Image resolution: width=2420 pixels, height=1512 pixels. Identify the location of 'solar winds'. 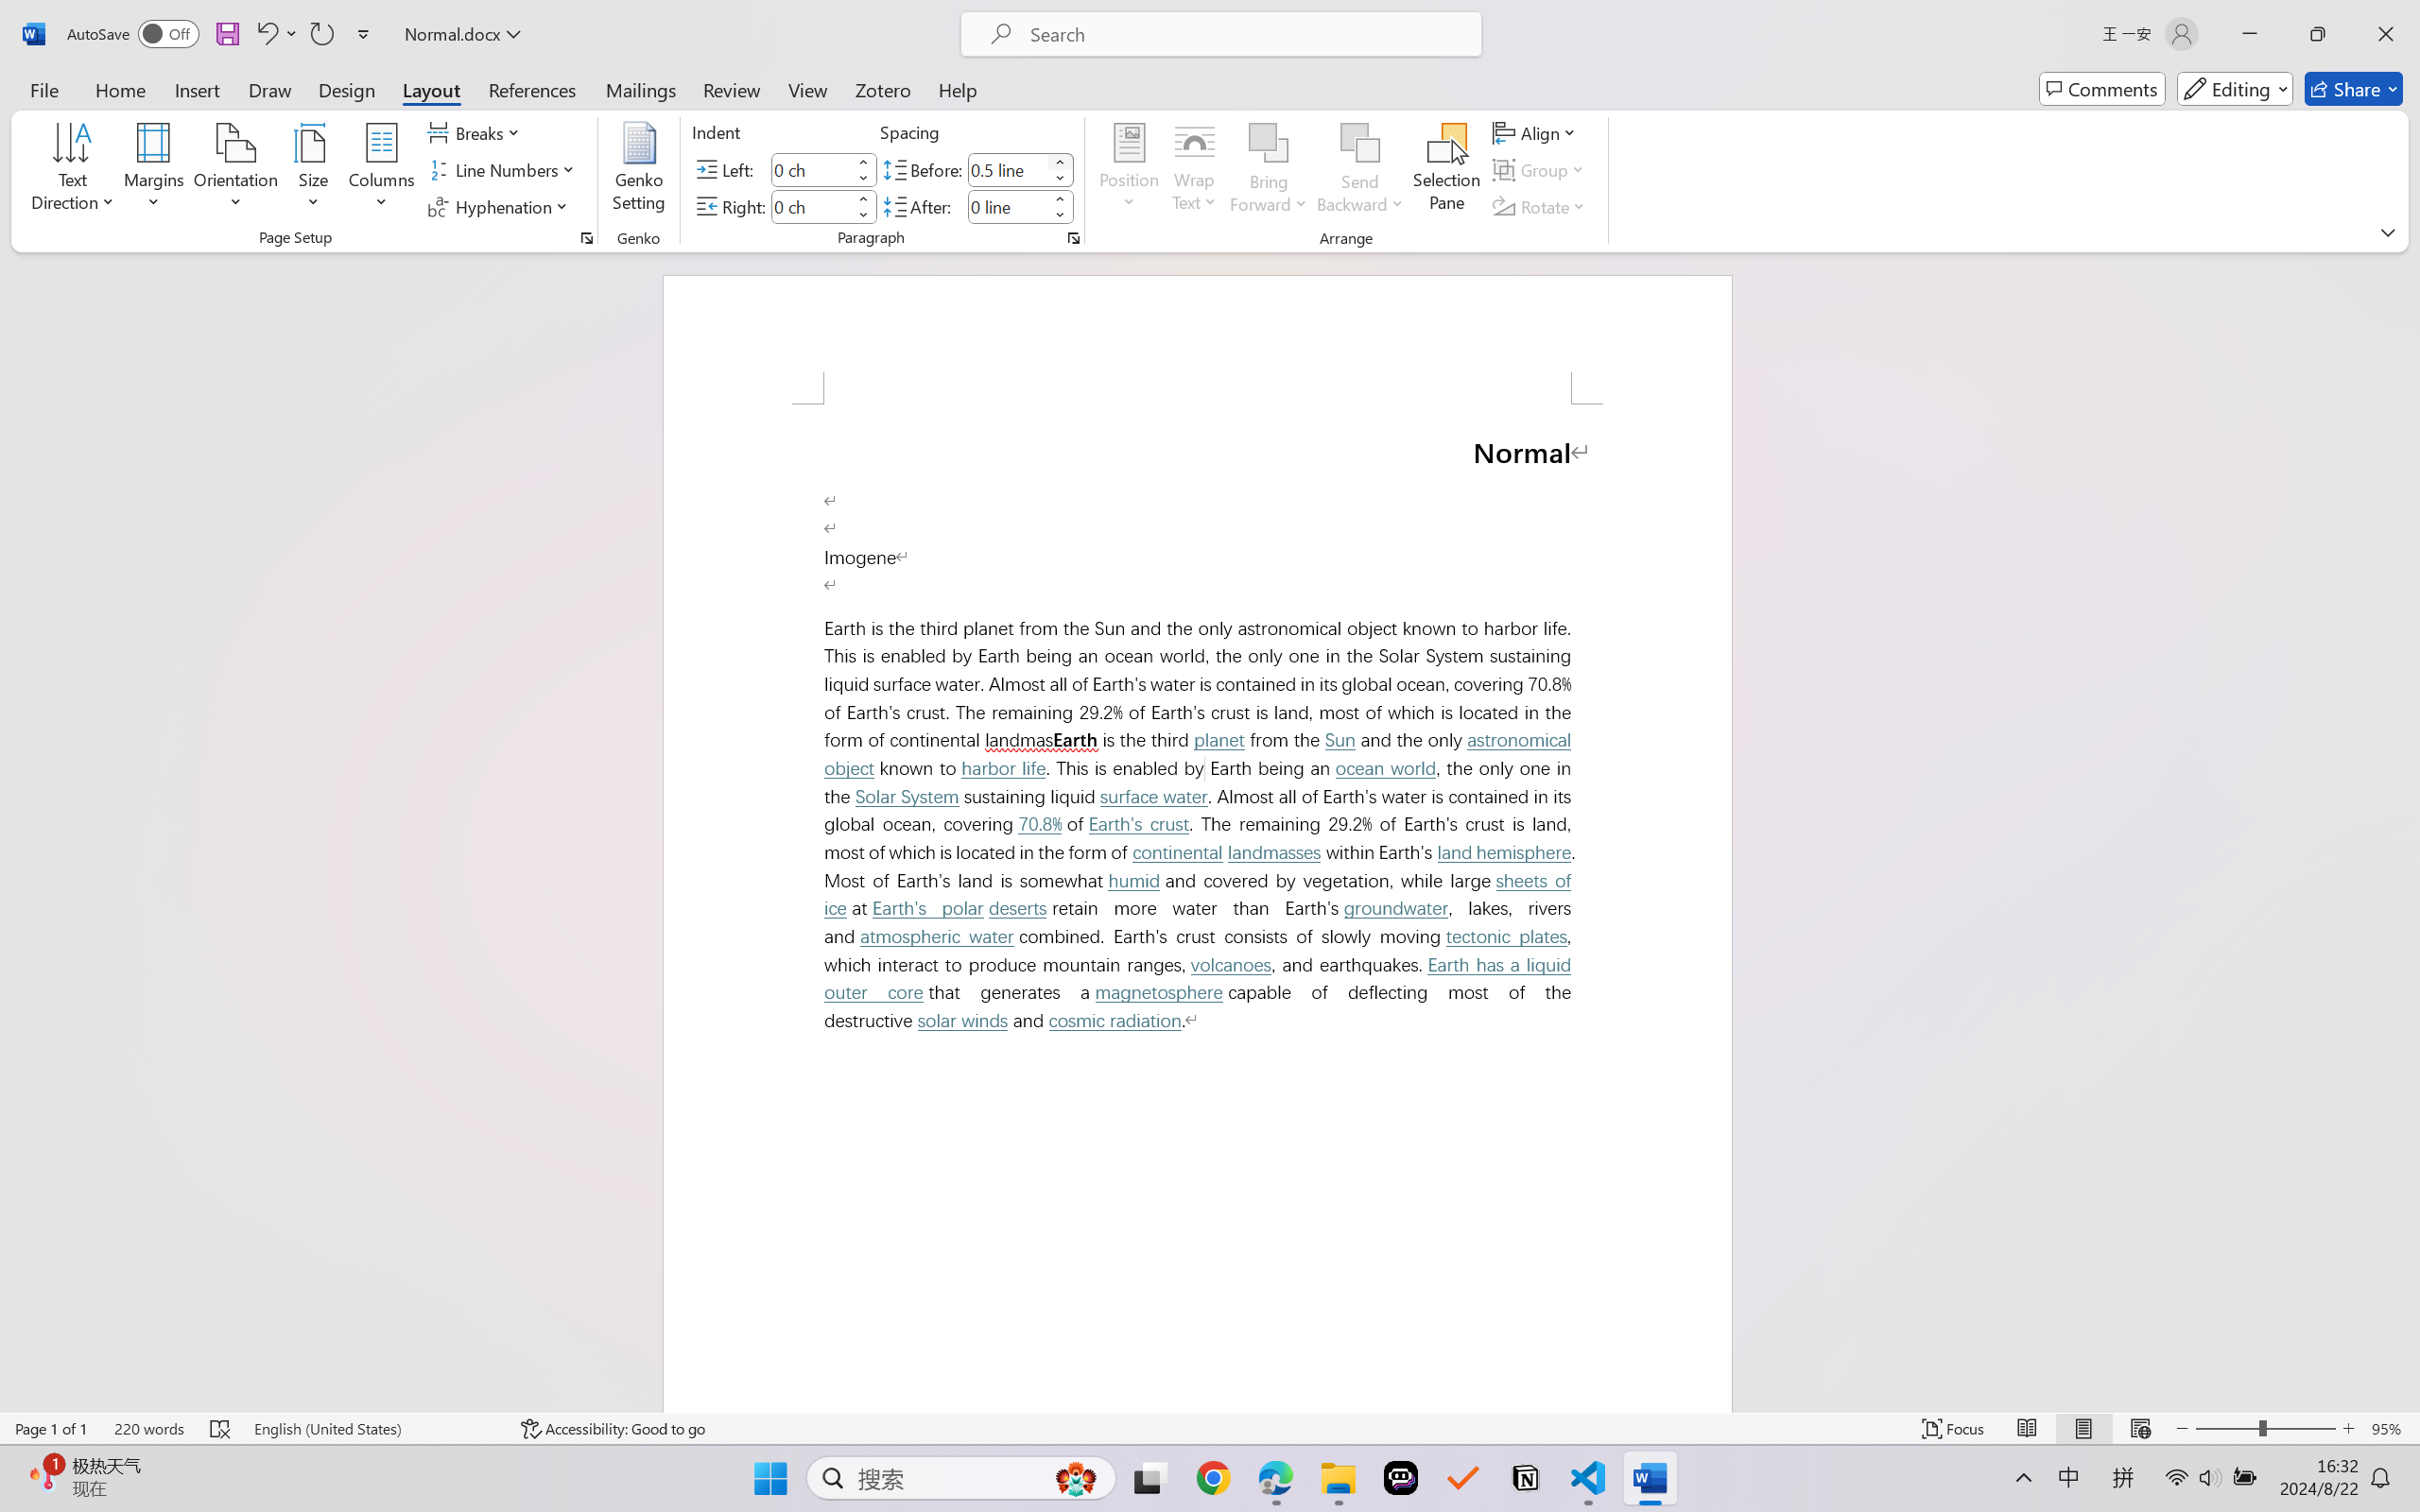
(961, 1020).